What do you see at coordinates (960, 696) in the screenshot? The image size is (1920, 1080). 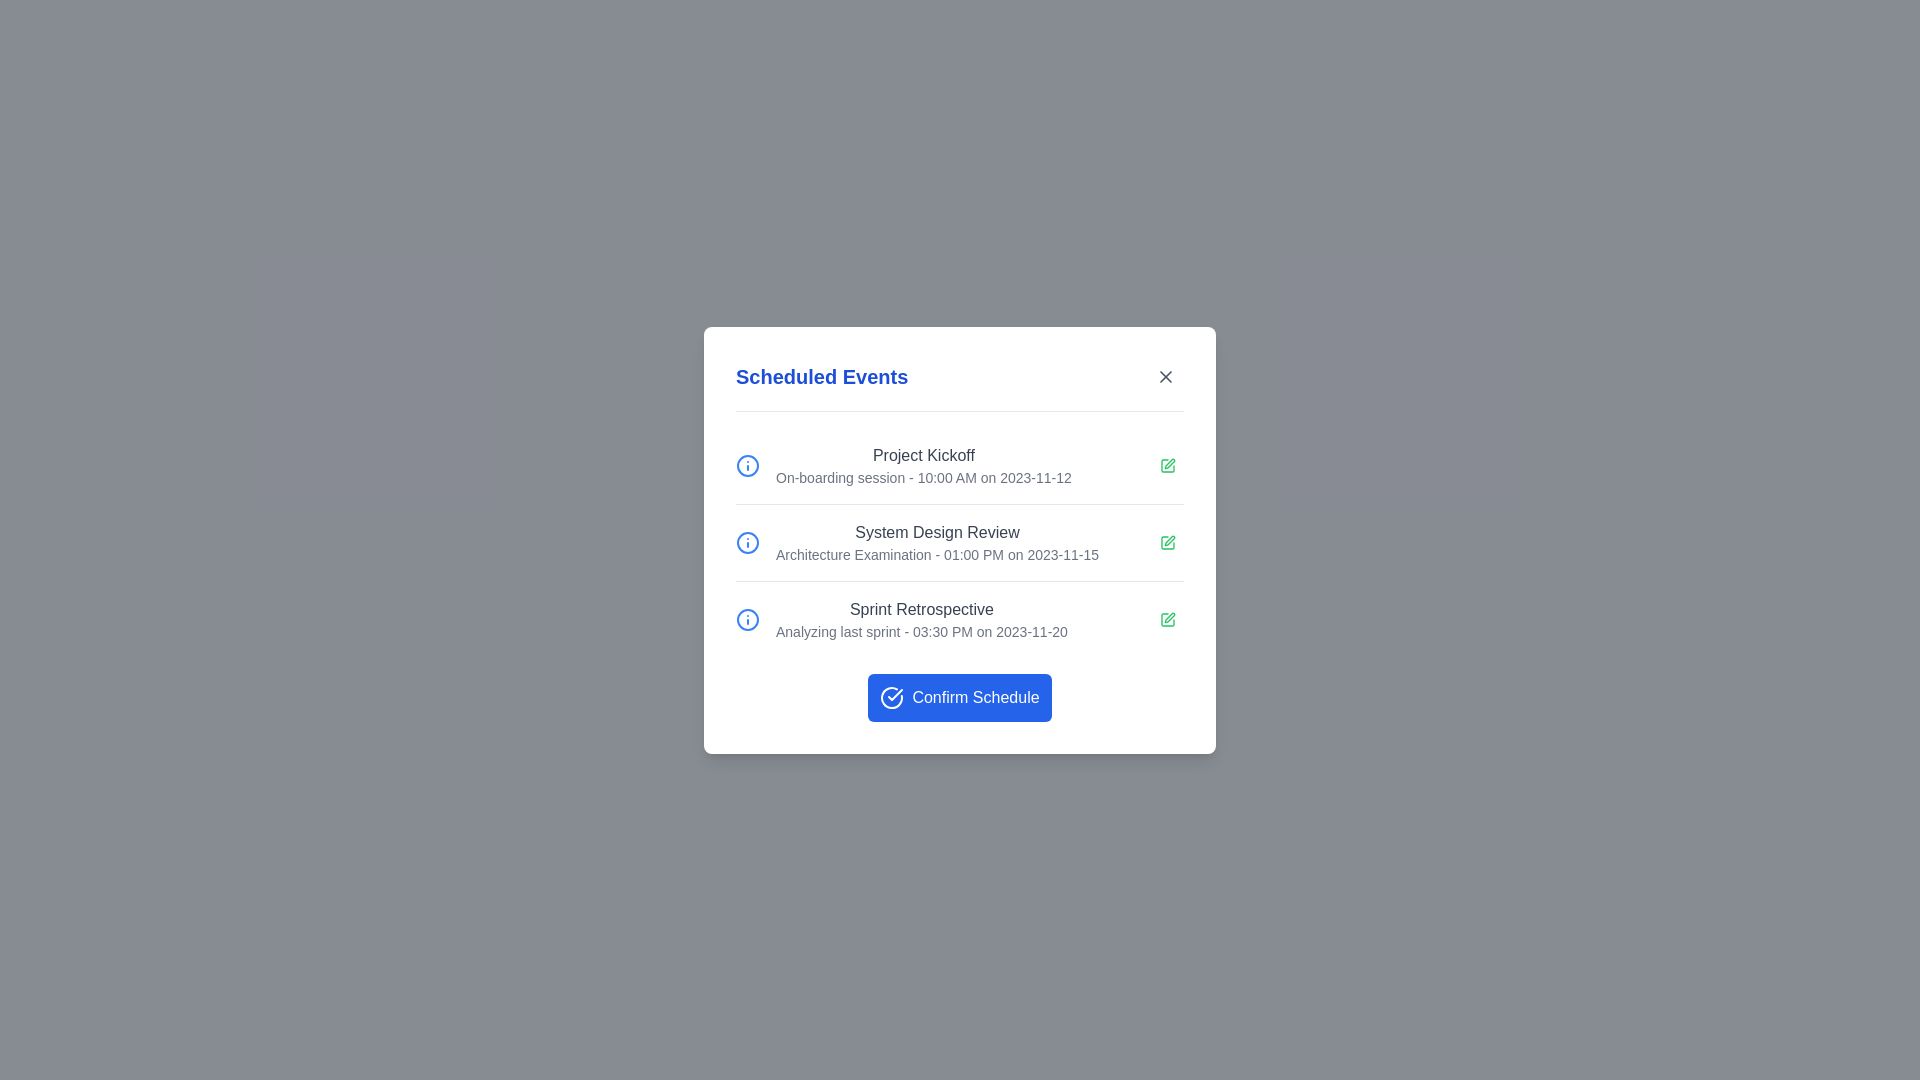 I see `the 'Confirm Schedule' button to finalize the schedule` at bounding box center [960, 696].